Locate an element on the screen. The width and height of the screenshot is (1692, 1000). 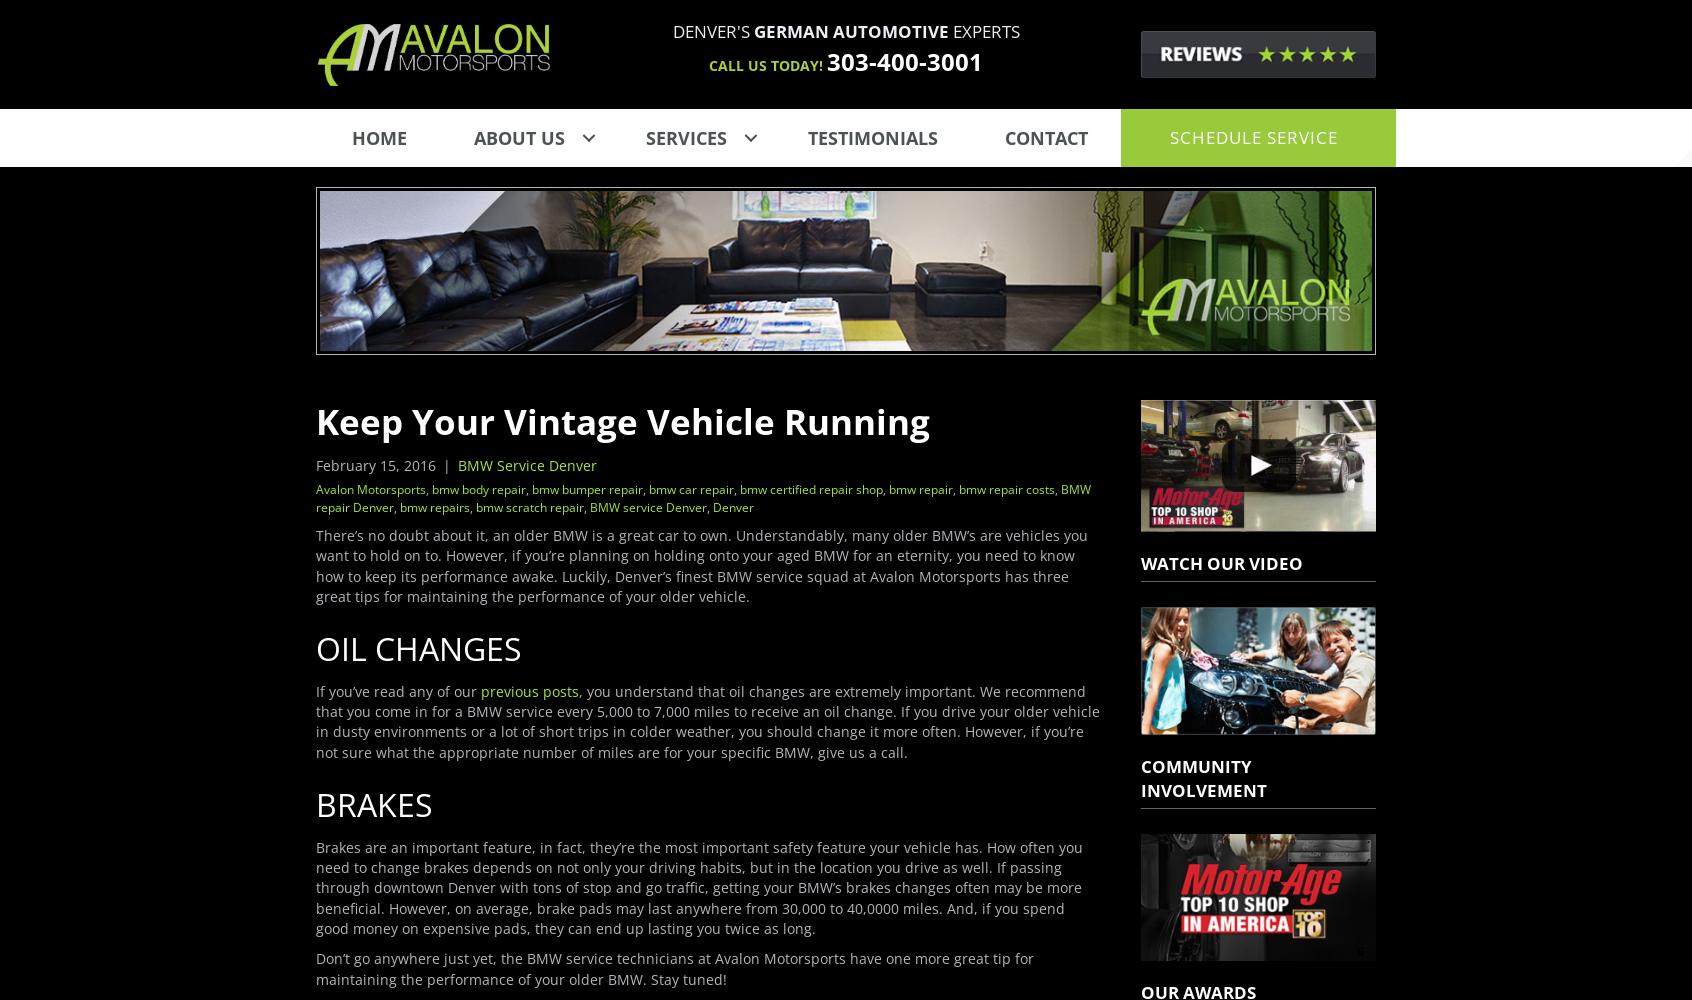
'Keep Your Vintage Vehicle Running' is located at coordinates (621, 420).